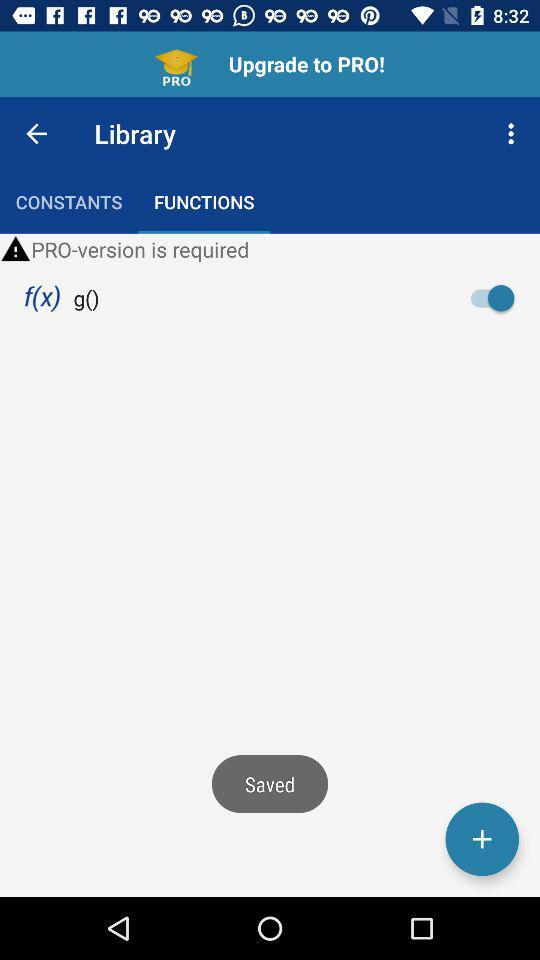  Describe the element at coordinates (513, 132) in the screenshot. I see `the item above pro version is item` at that location.